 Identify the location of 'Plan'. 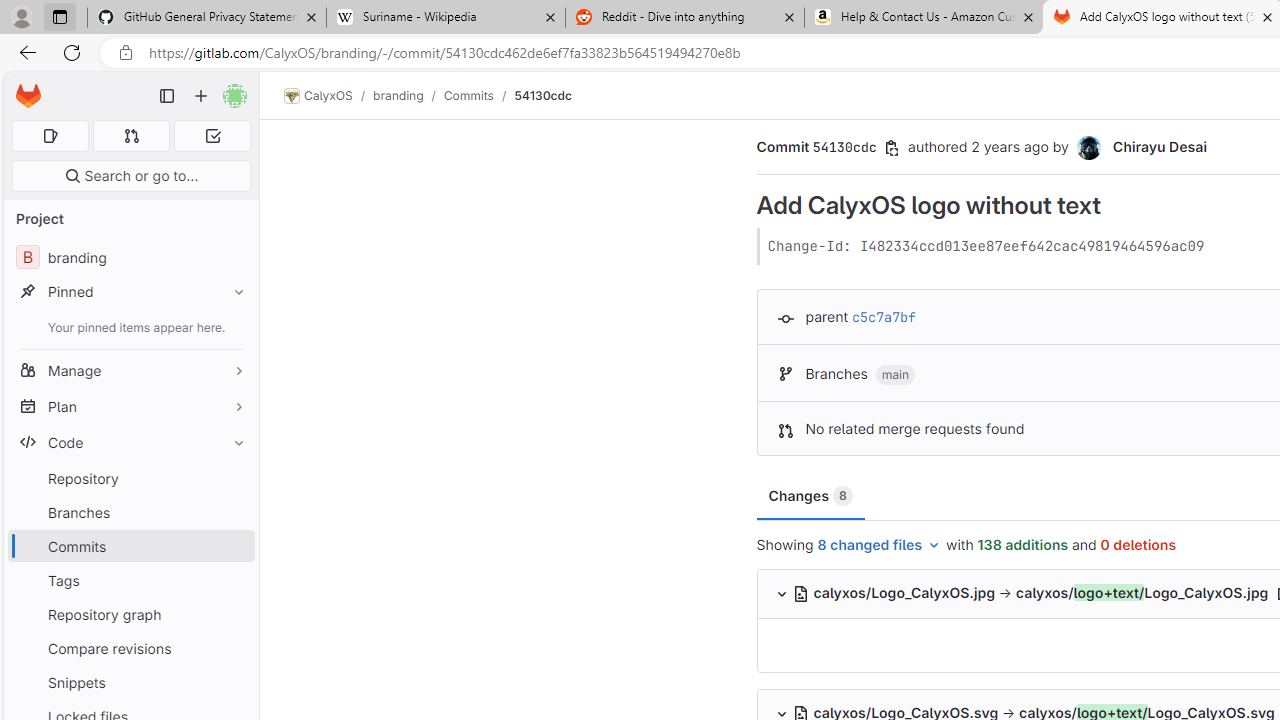
(130, 405).